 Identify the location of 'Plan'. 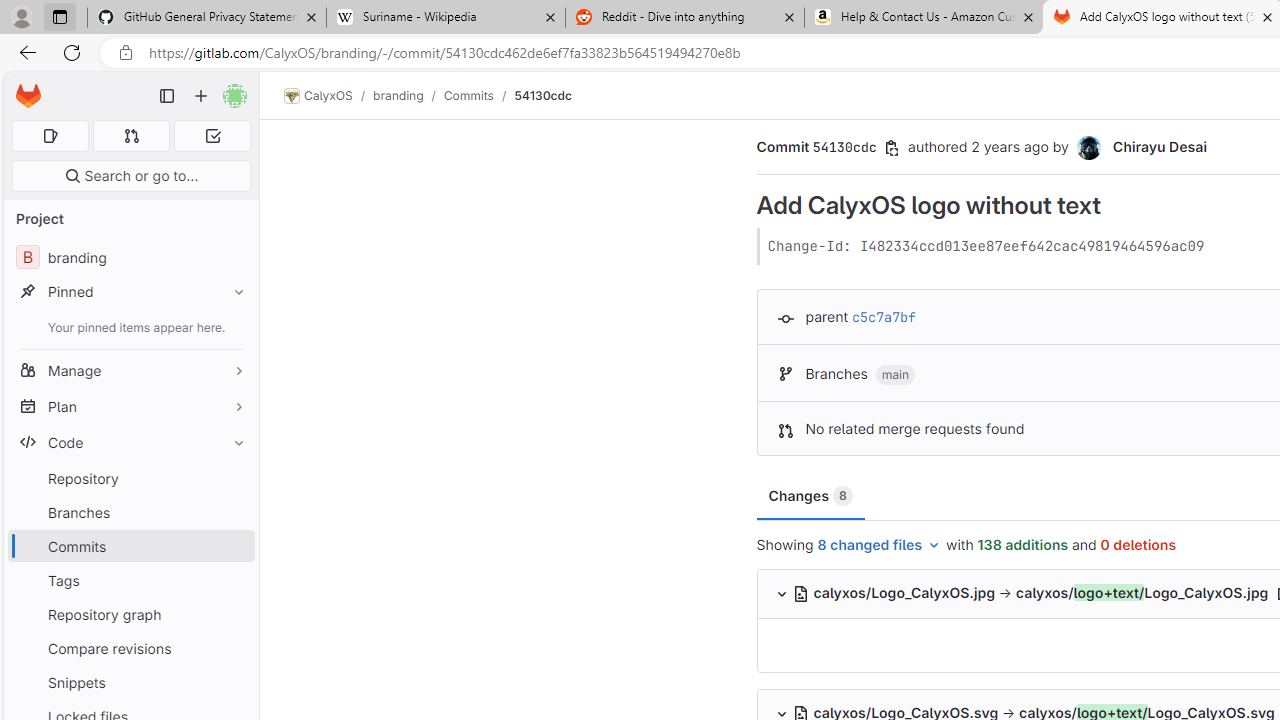
(130, 405).